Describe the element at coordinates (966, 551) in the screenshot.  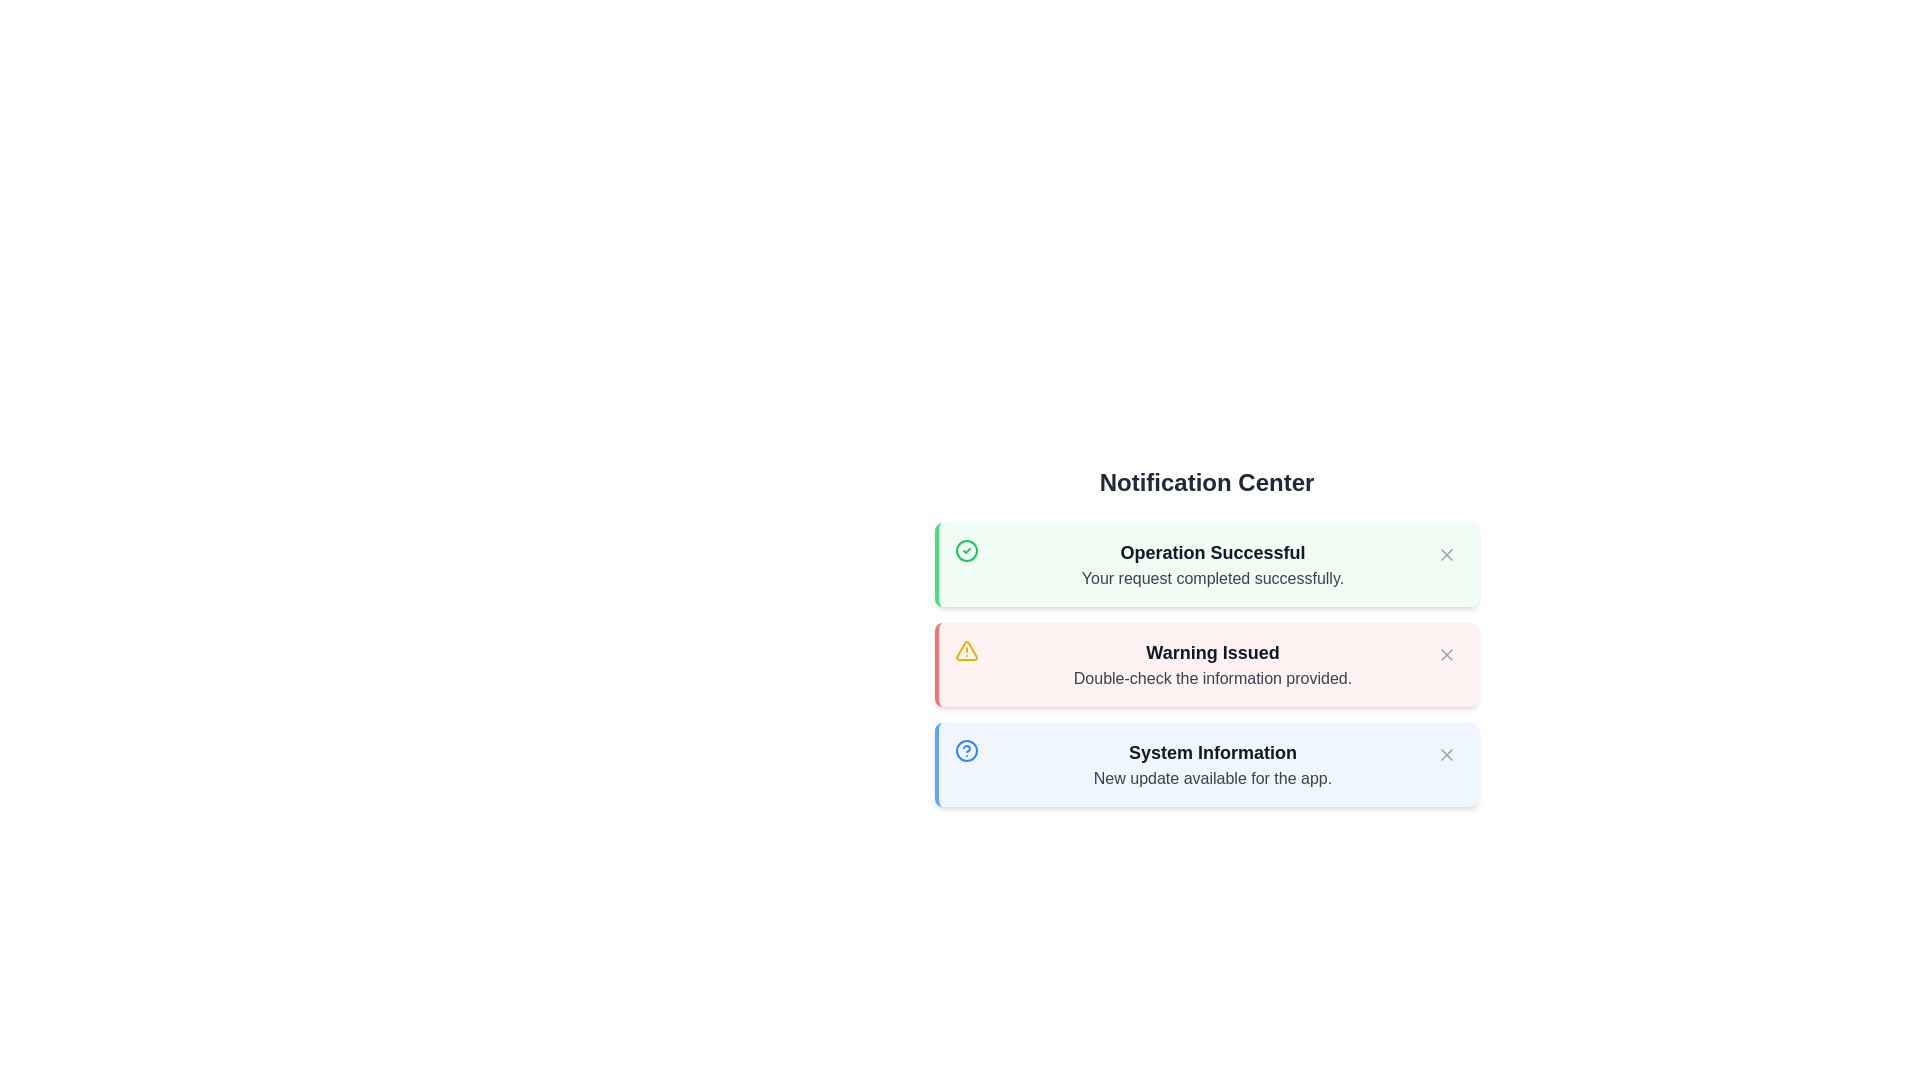
I see `the Decorative status indicator icon within the notification card titled 'Operation Successful' to indicate that the operation was successful` at that location.